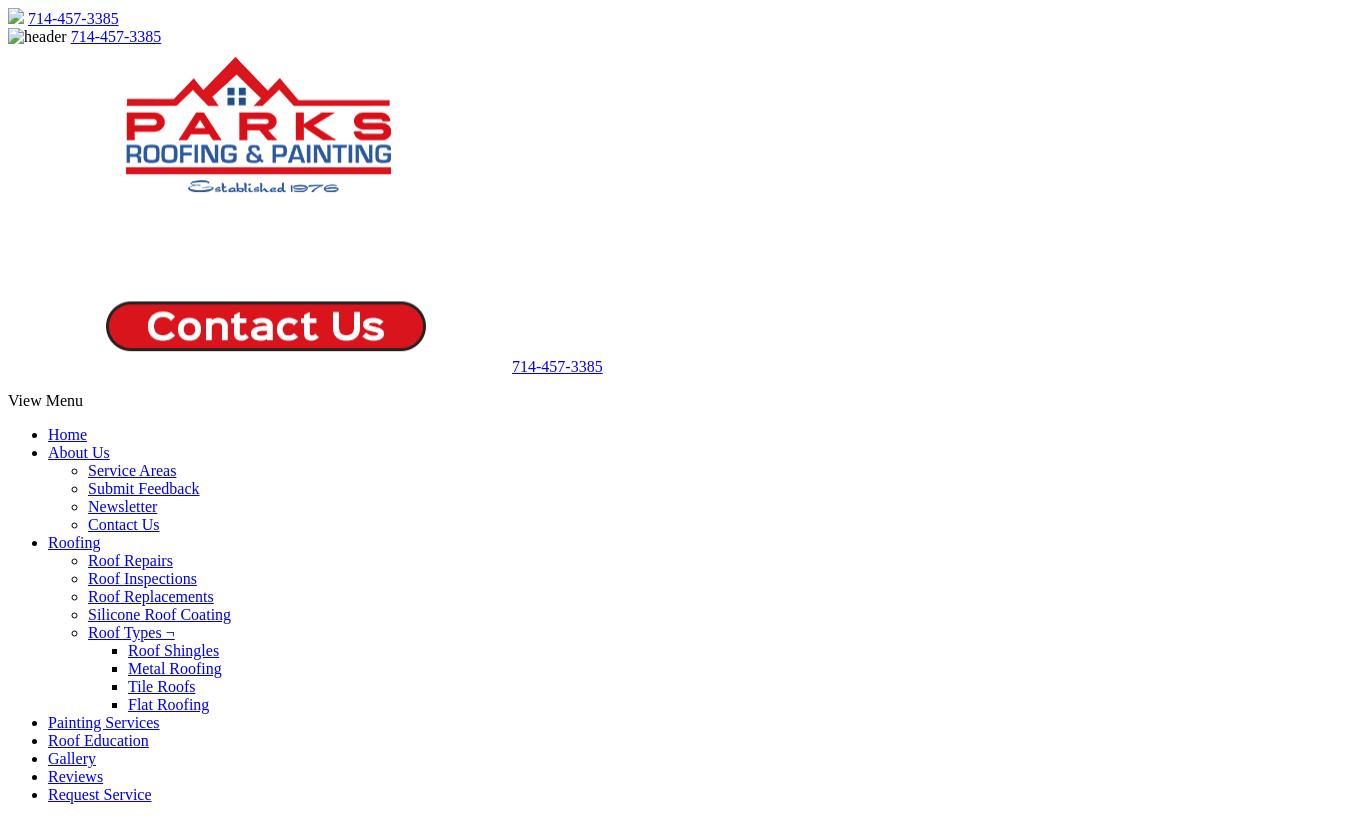 The width and height of the screenshot is (1350, 820). I want to click on 'View Menu', so click(44, 400).